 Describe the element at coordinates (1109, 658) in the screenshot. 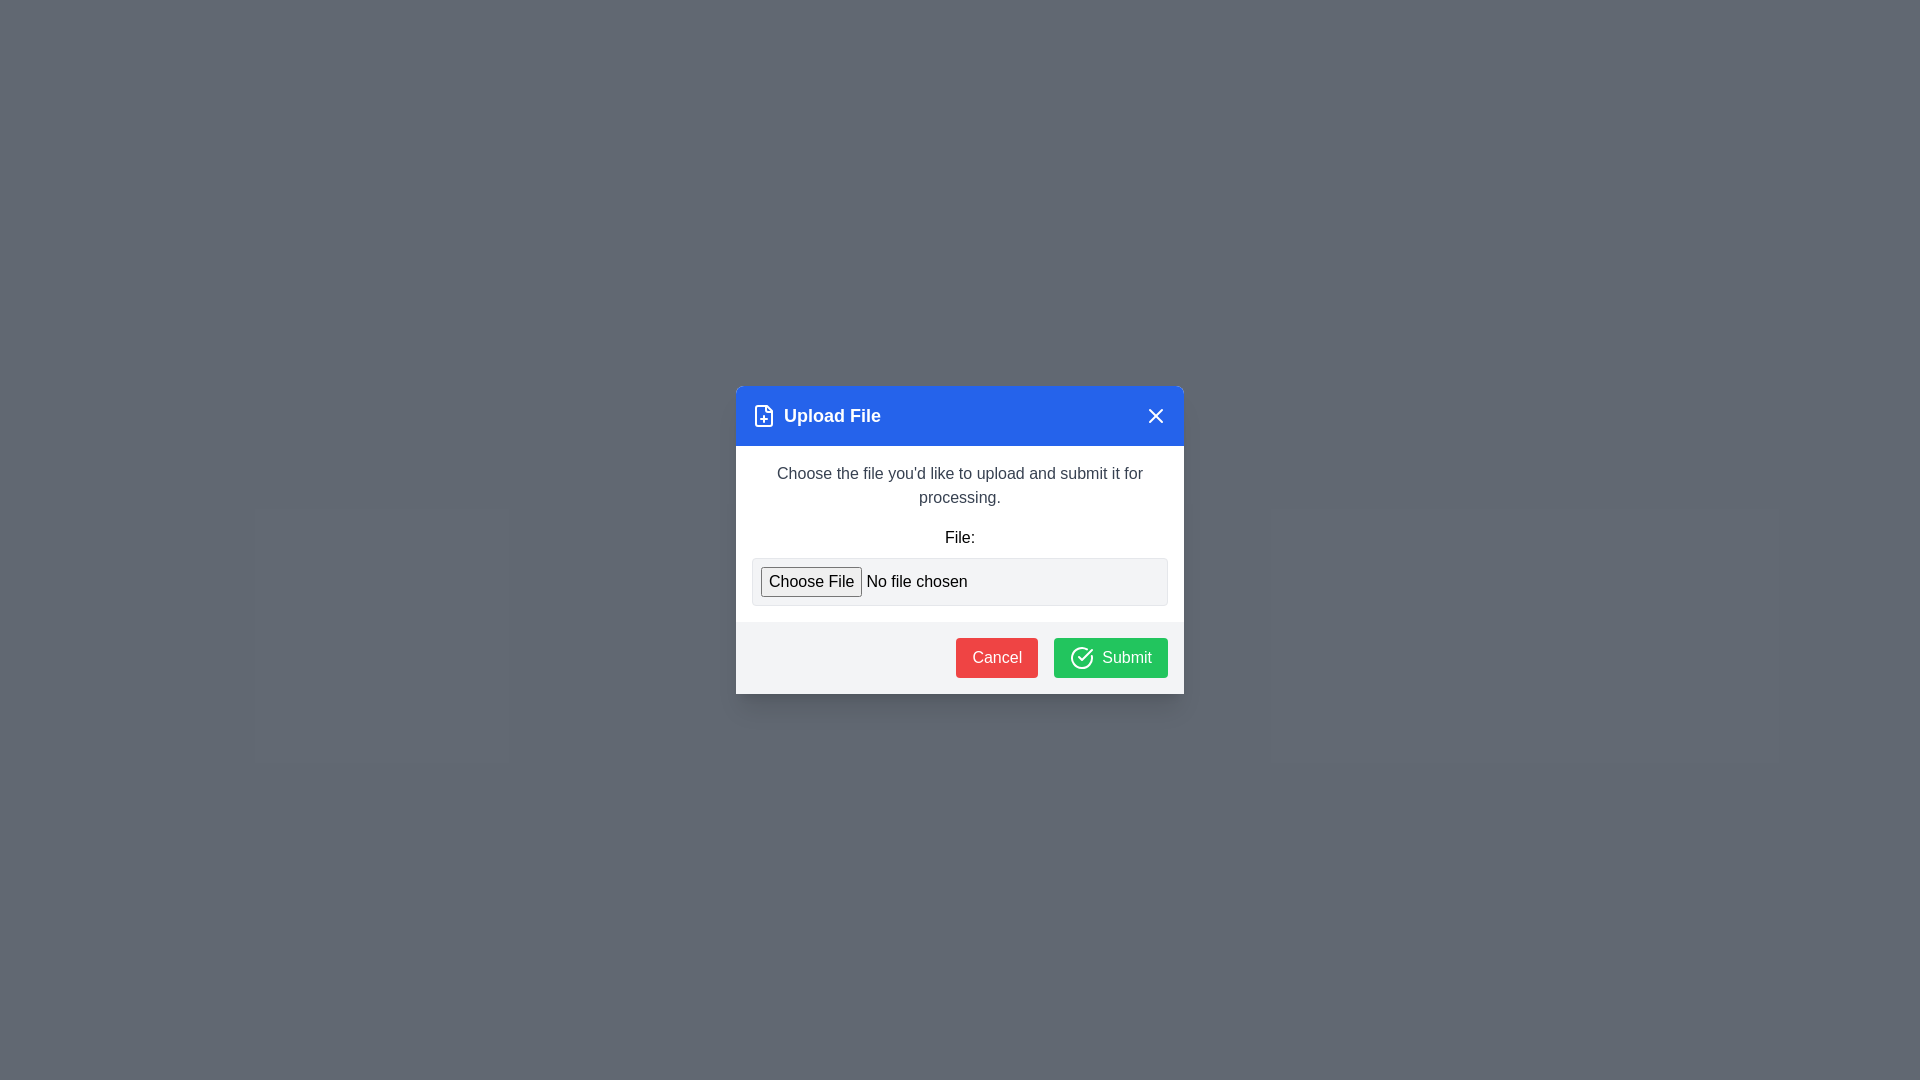

I see `the Submit button to observe visual feedback` at that location.